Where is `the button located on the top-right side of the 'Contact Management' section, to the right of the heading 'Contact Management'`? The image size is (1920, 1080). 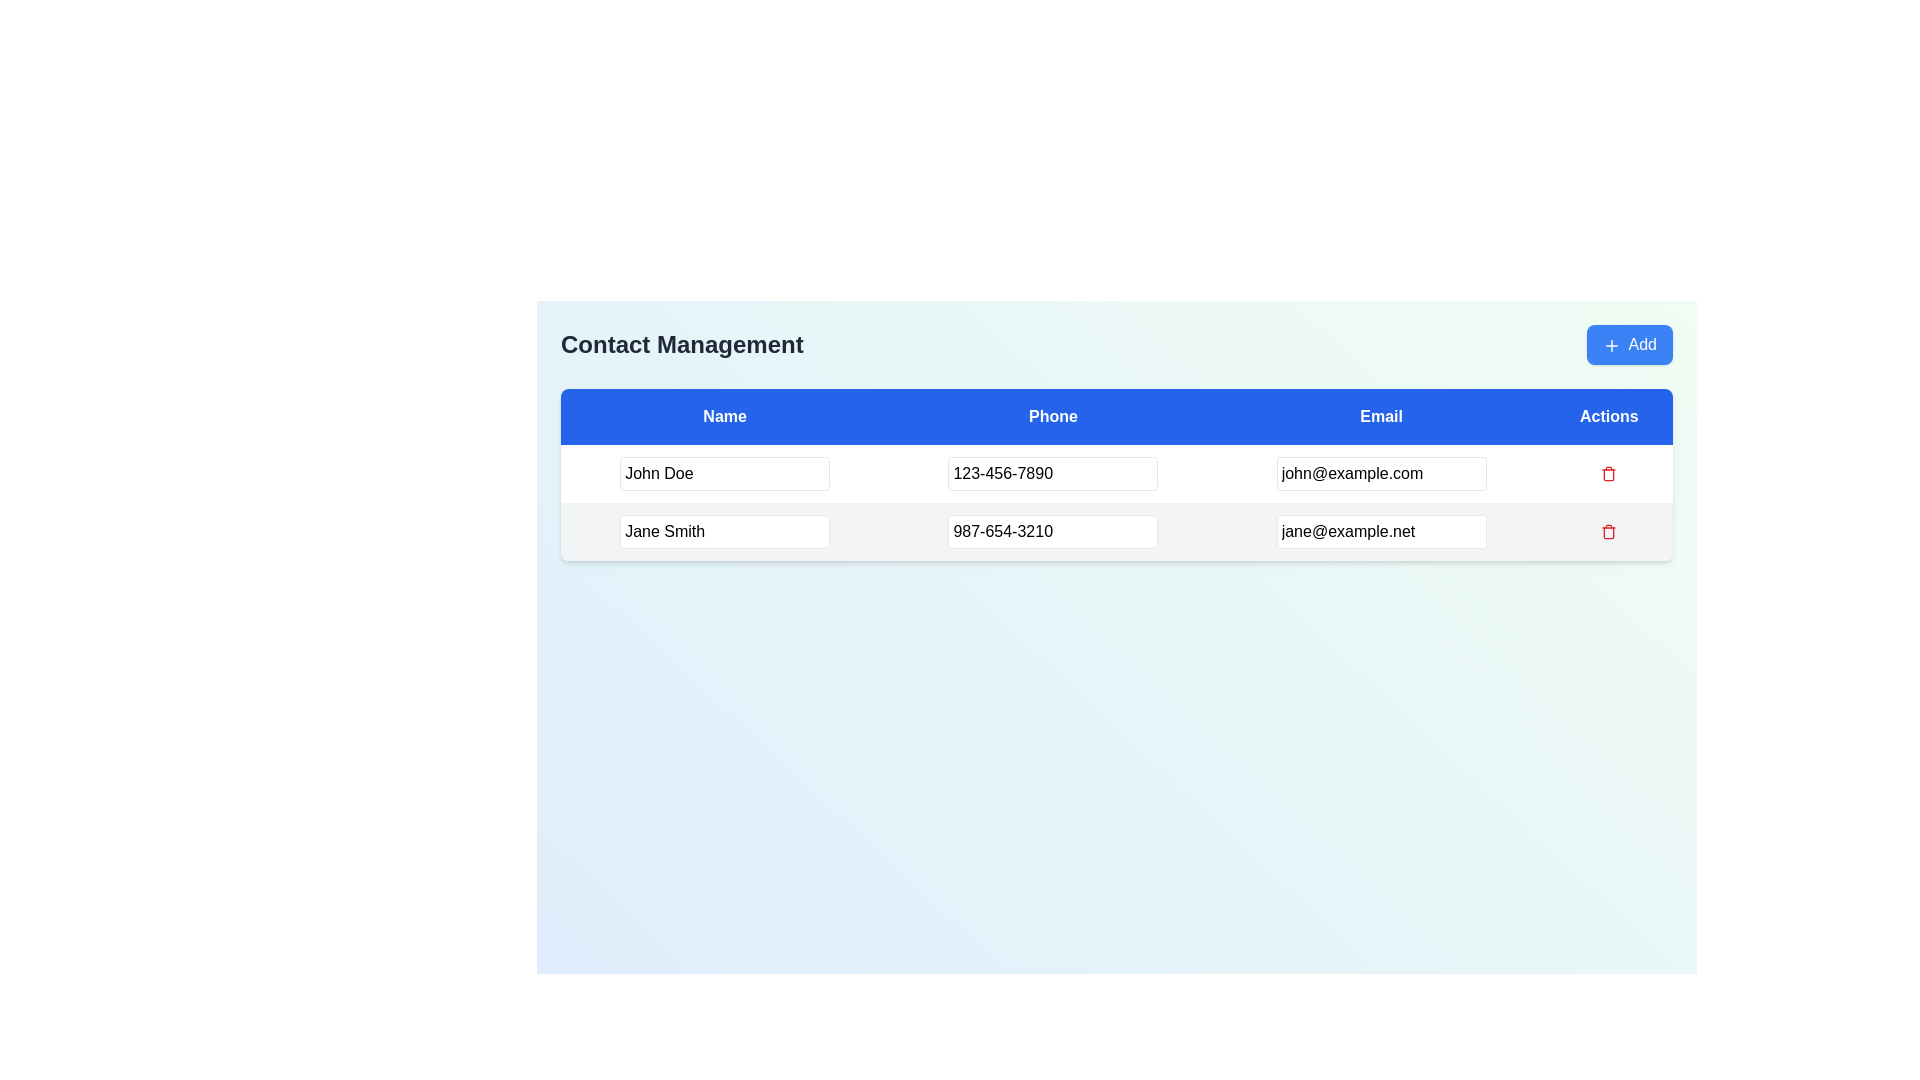
the button located on the top-right side of the 'Contact Management' section, to the right of the heading 'Contact Management' is located at coordinates (1629, 343).